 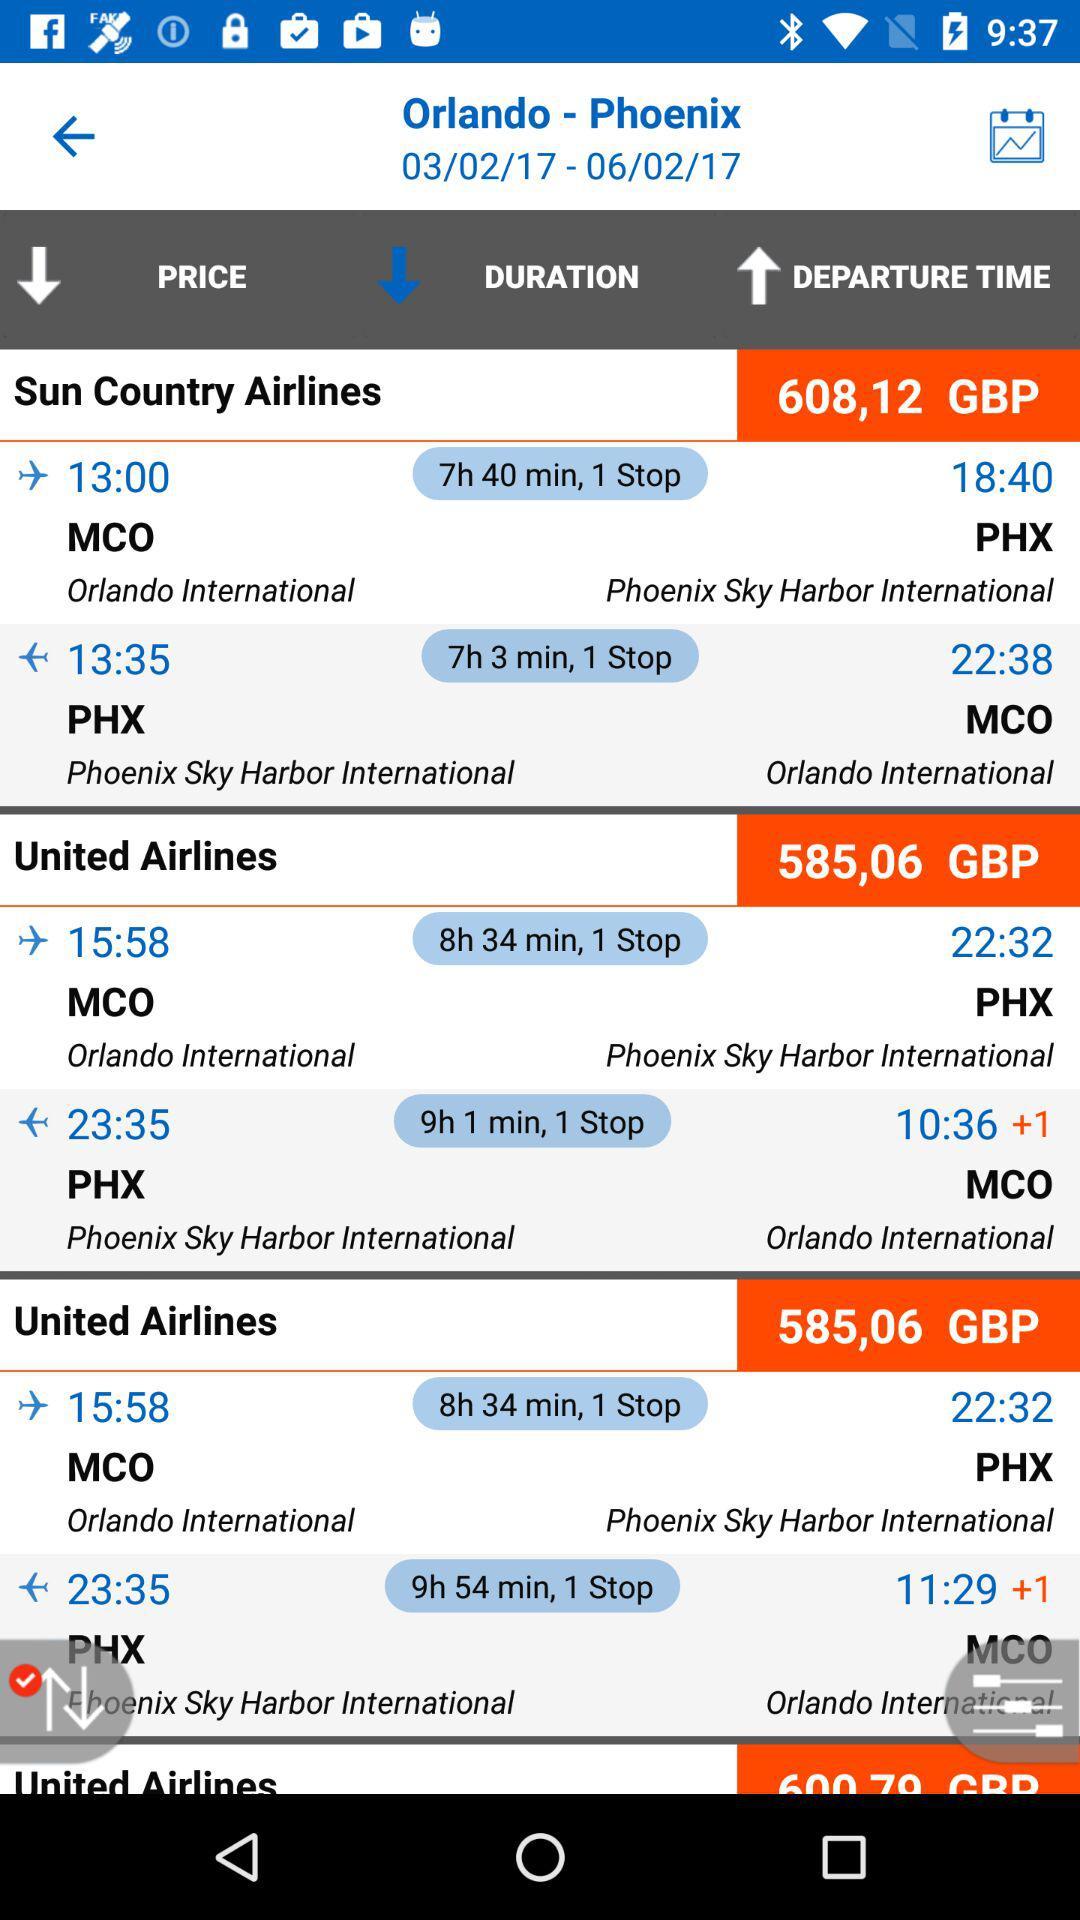 What do you see at coordinates (77, 1700) in the screenshot?
I see `swap outbound and inbound` at bounding box center [77, 1700].